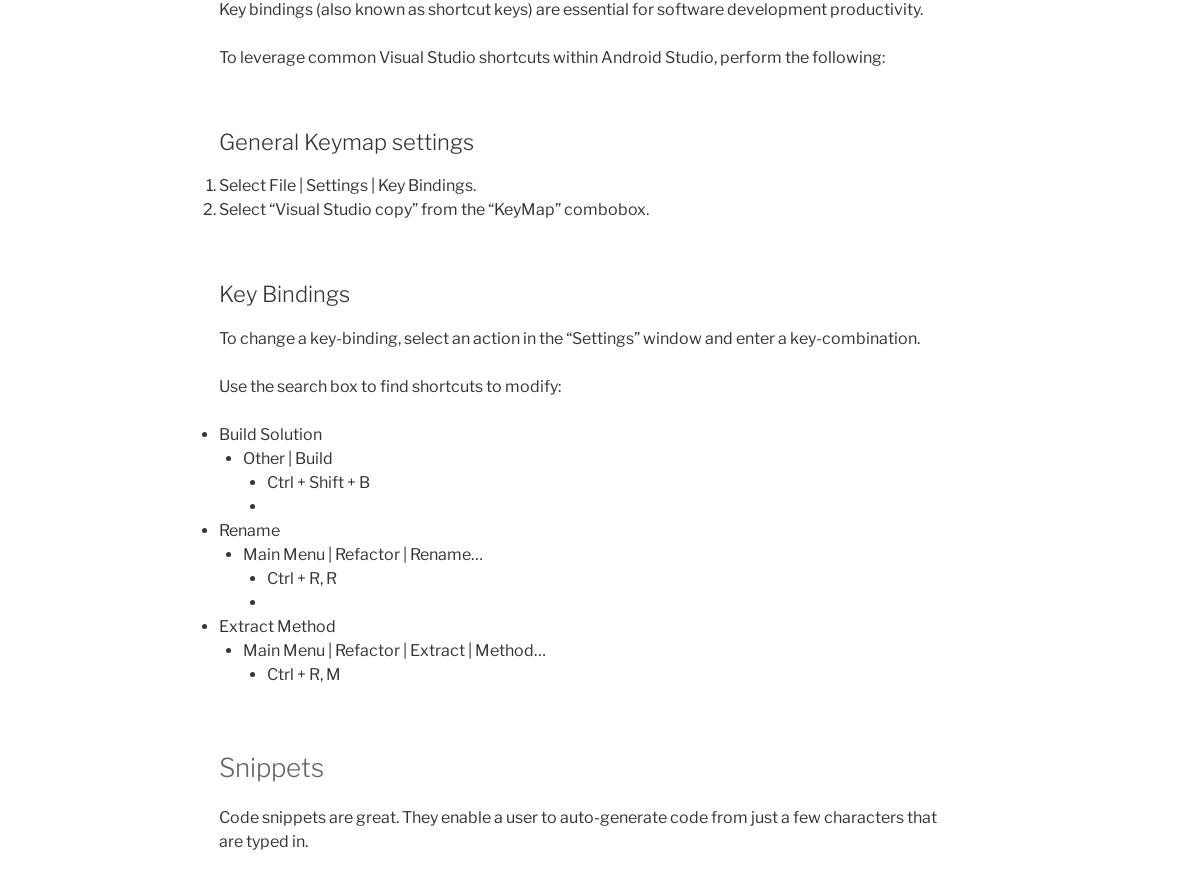  Describe the element at coordinates (302, 577) in the screenshot. I see `'Ctrl + R, R'` at that location.